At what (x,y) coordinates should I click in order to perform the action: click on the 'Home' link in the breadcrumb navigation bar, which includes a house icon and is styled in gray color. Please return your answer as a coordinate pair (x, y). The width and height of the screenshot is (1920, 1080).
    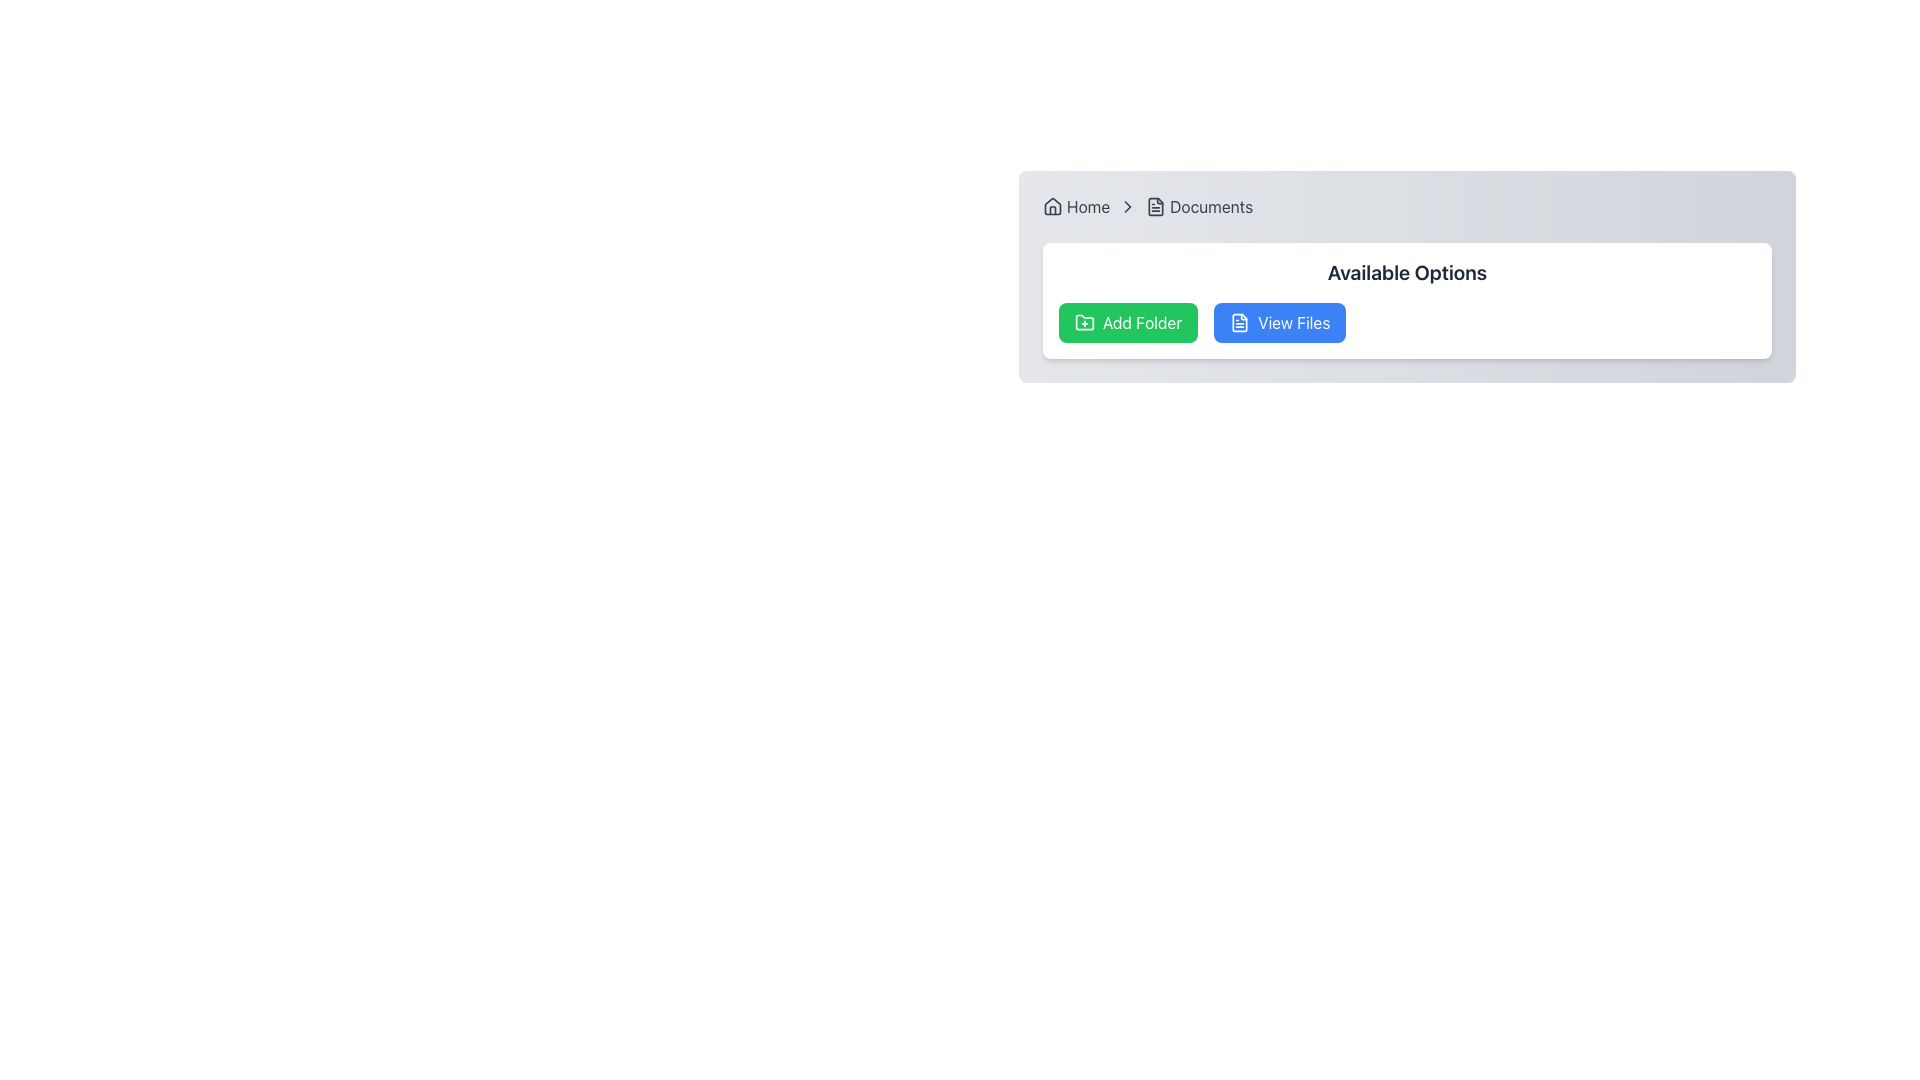
    Looking at the image, I should click on (1074, 207).